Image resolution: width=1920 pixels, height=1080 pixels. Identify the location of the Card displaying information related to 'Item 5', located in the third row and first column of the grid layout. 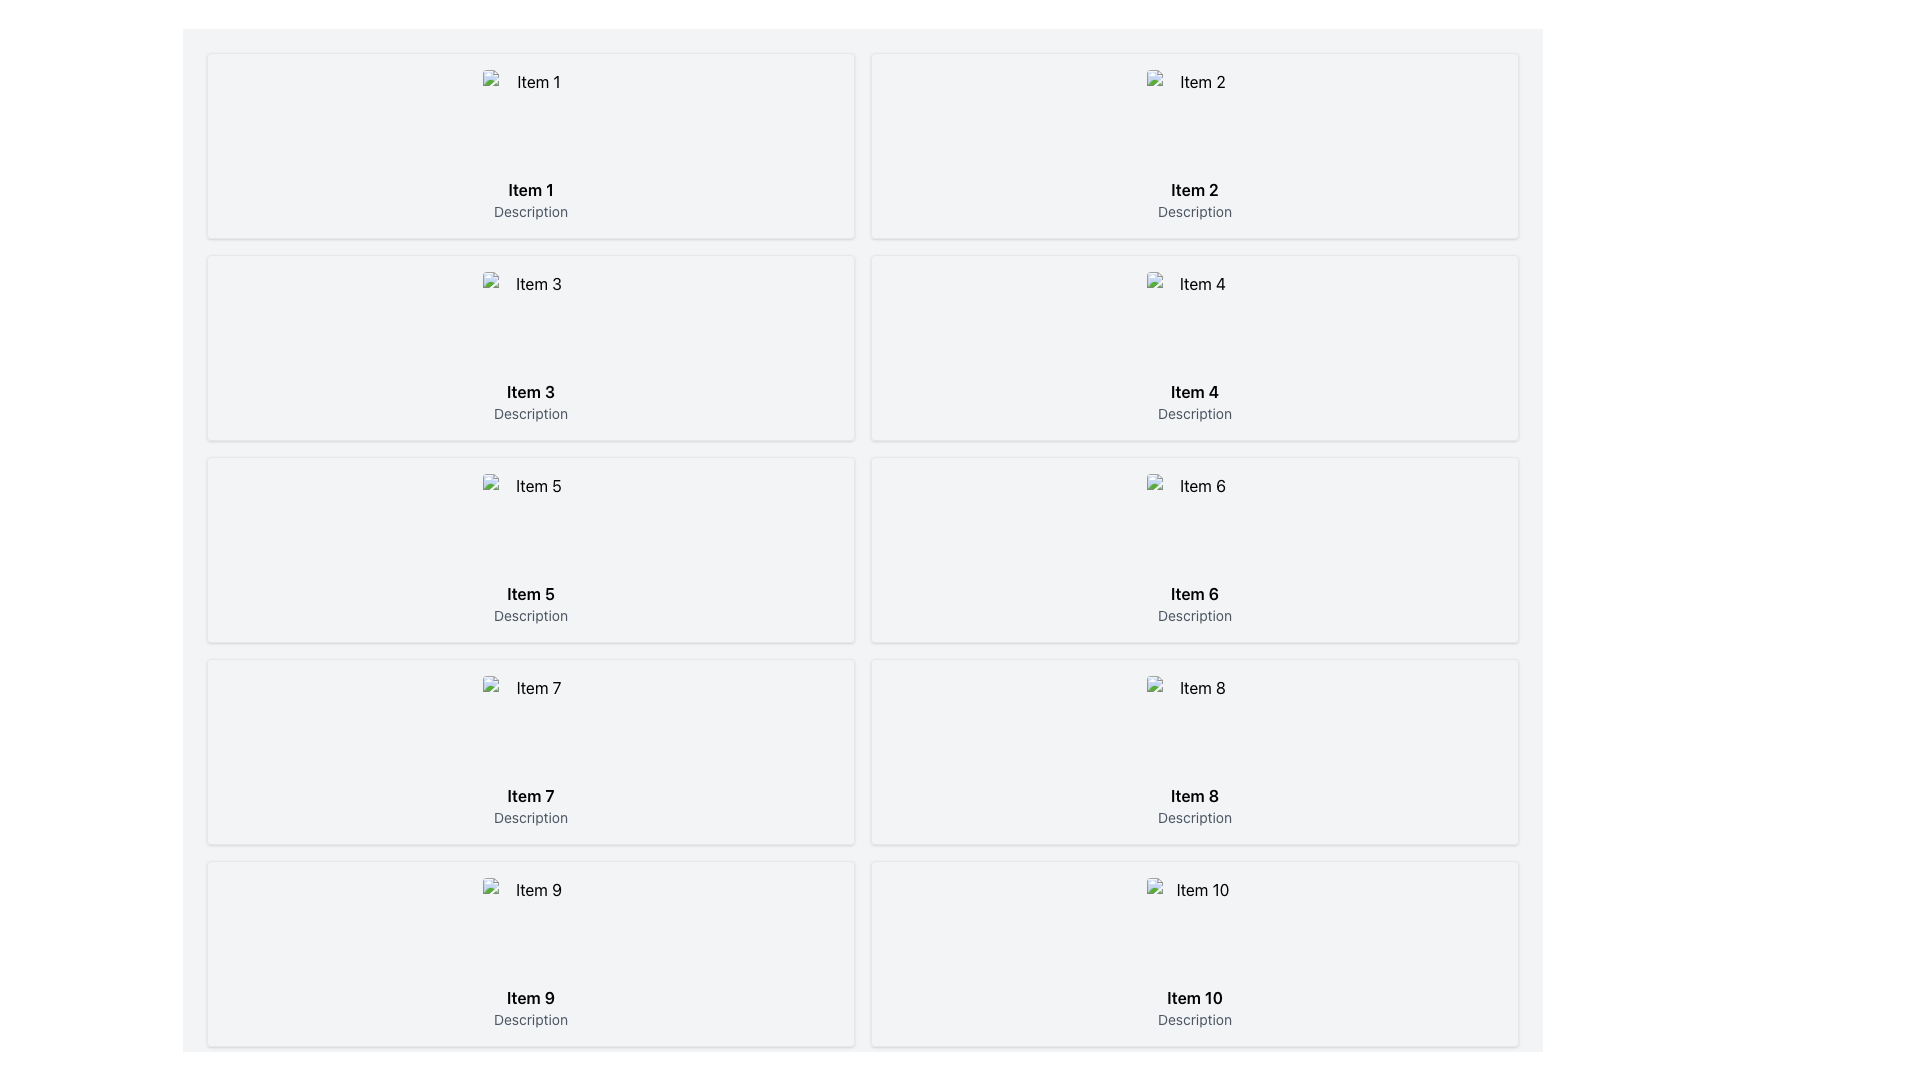
(531, 550).